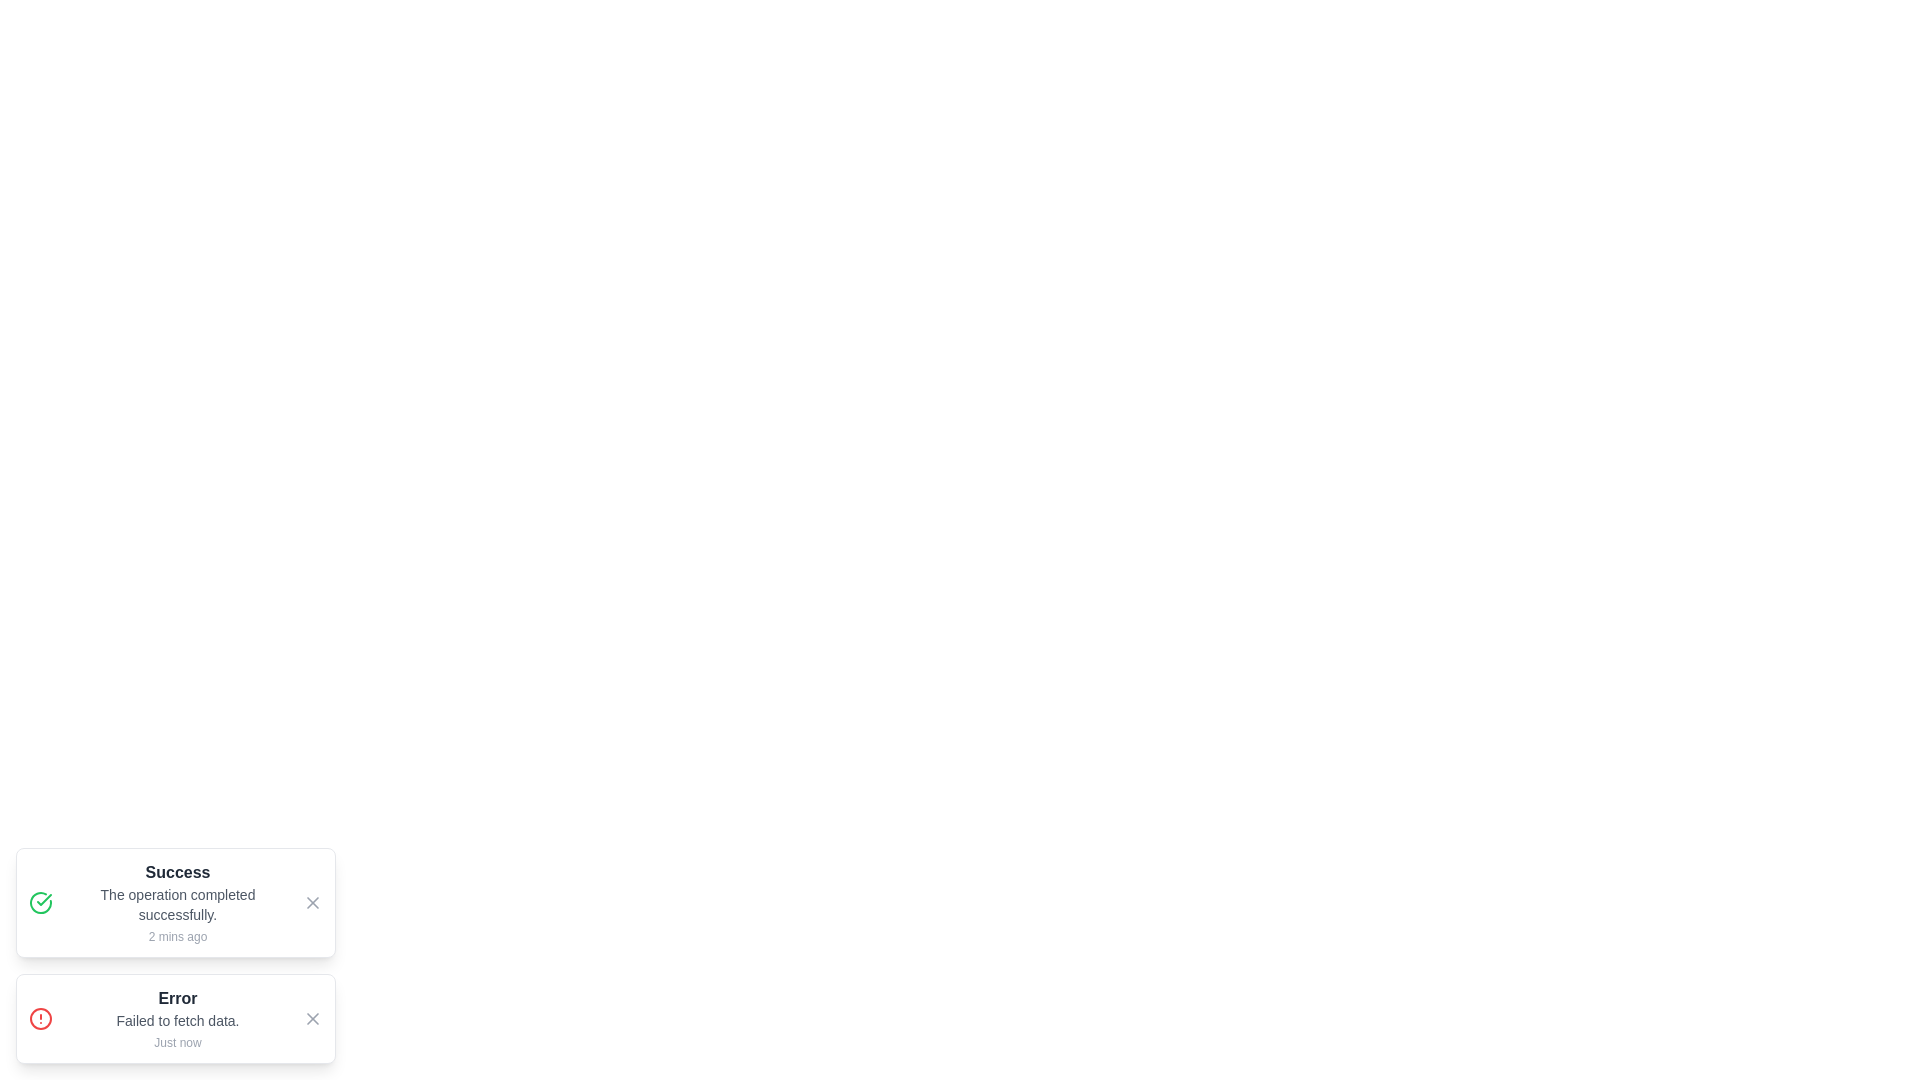 The width and height of the screenshot is (1920, 1080). What do you see at coordinates (44, 898) in the screenshot?
I see `the checkmark icon within the SVG graphic that indicates a successful operation, located in the upper-left quadrant of the success notification bubble` at bounding box center [44, 898].